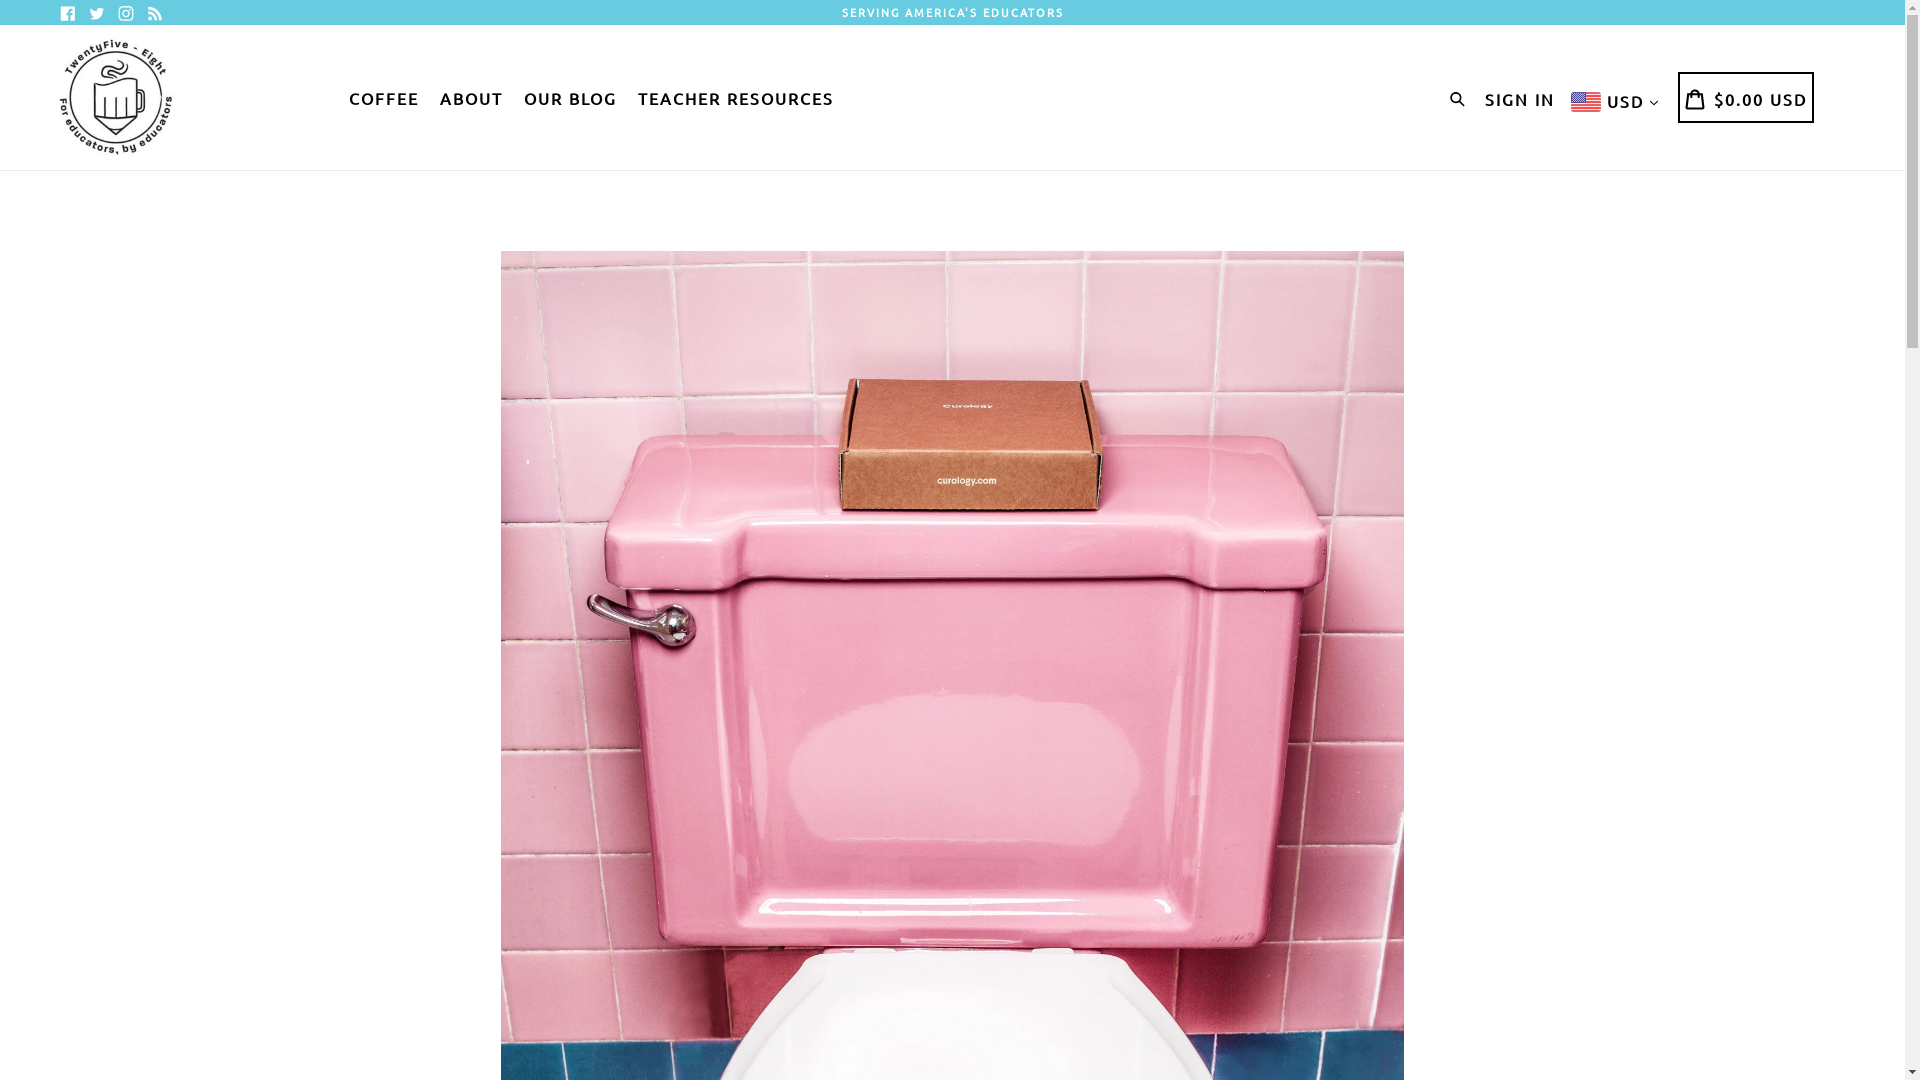 The height and width of the screenshot is (1080, 1920). I want to click on 'TEACHER RESOURCES', so click(628, 97).